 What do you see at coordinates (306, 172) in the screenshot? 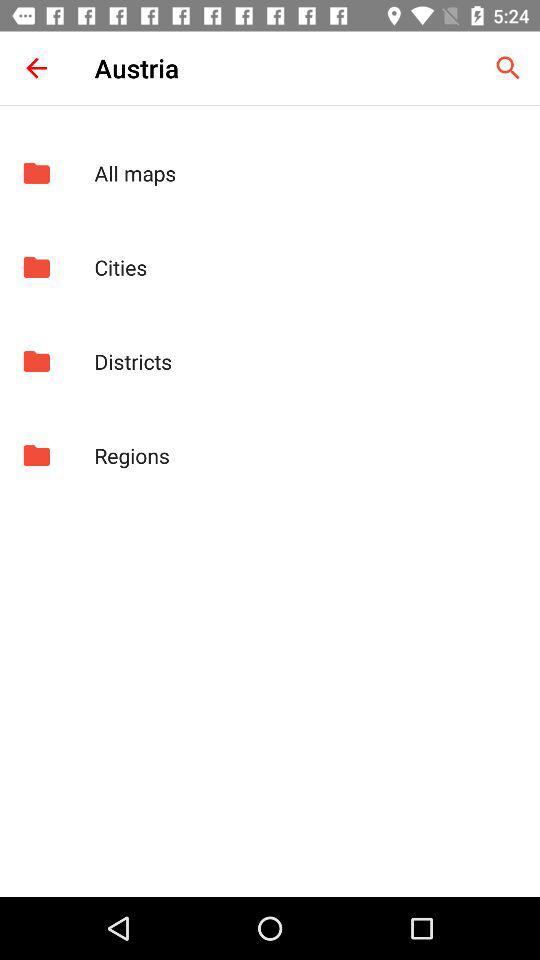
I see `all maps icon` at bounding box center [306, 172].